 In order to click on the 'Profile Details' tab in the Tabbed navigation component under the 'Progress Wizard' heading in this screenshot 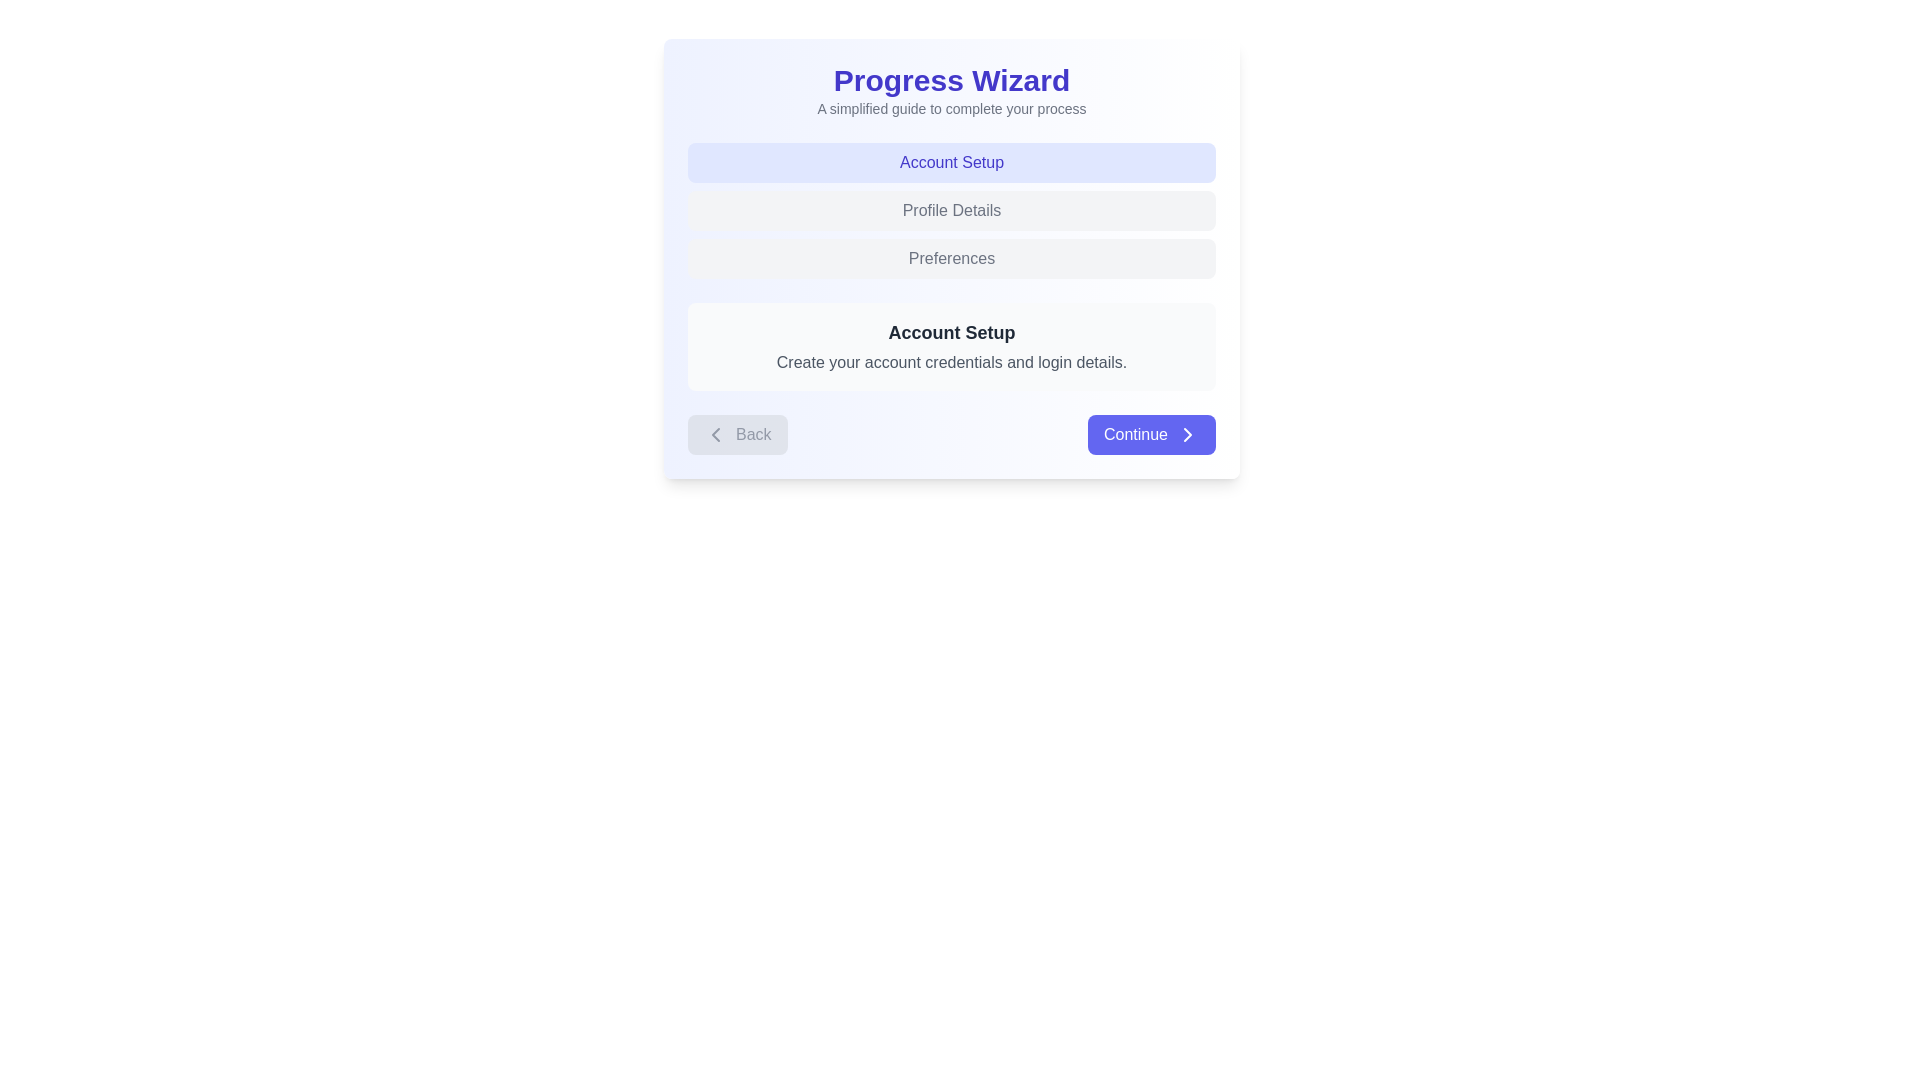, I will do `click(950, 211)`.